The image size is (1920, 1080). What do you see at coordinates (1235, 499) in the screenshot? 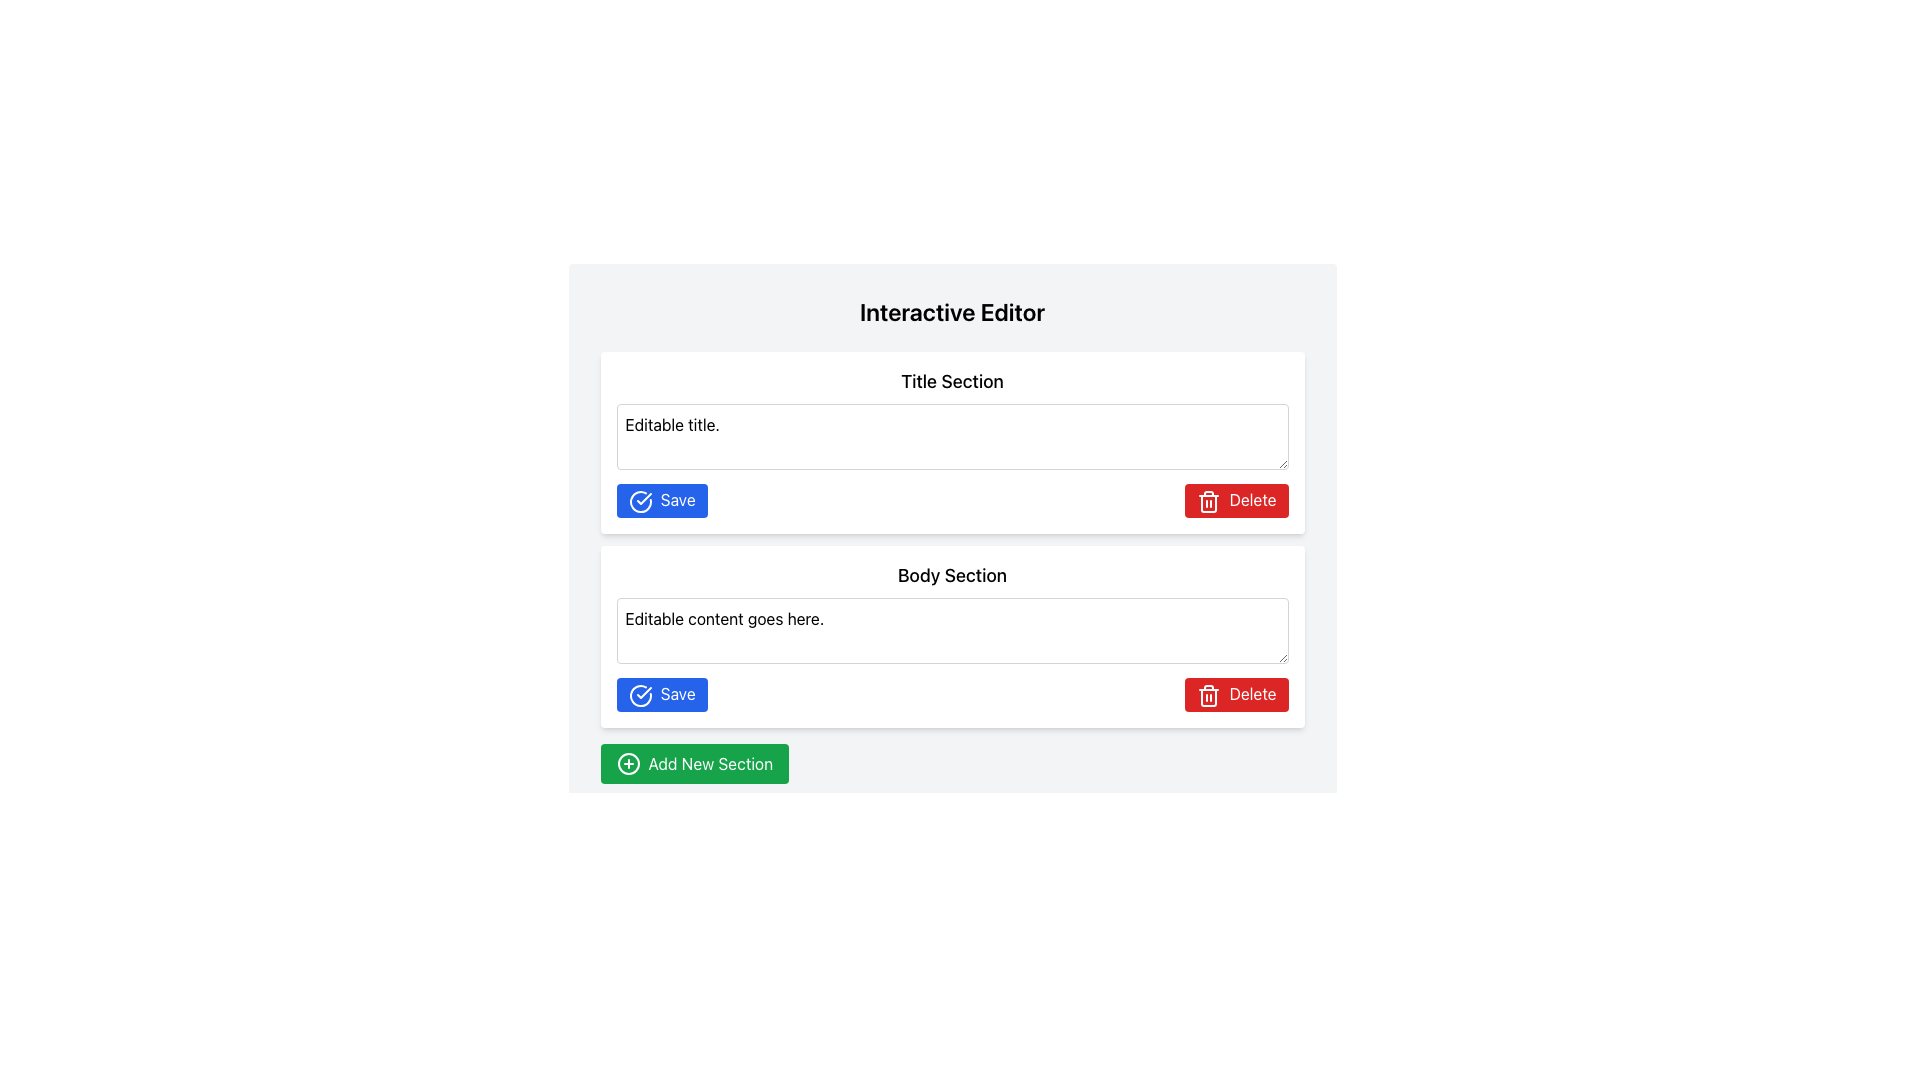
I see `the prominent red 'Delete' button with a white trash can icon located to the right of the 'Editable title.' text field` at bounding box center [1235, 499].